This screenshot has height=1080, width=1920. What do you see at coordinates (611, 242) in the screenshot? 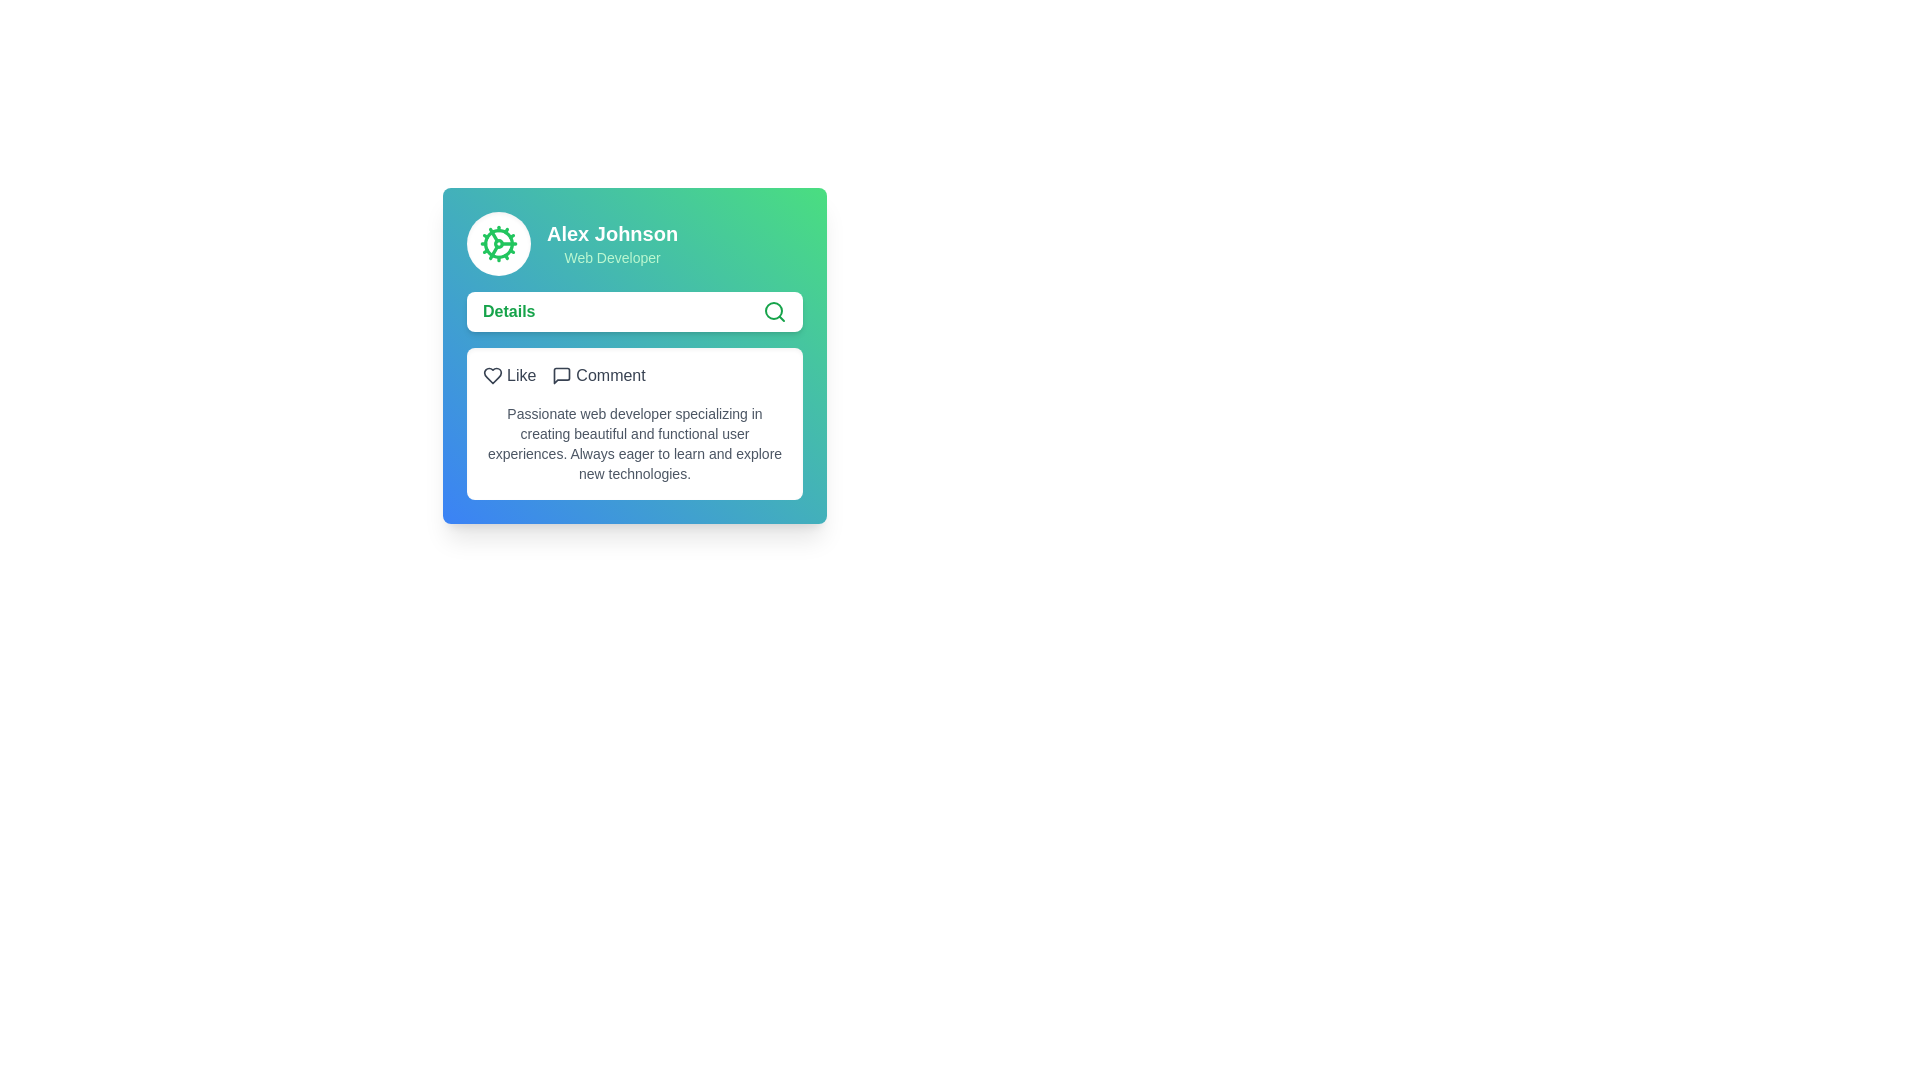
I see `the Text Block displaying the user's name and job title, located on the right side of the circular icon within the card interface` at bounding box center [611, 242].